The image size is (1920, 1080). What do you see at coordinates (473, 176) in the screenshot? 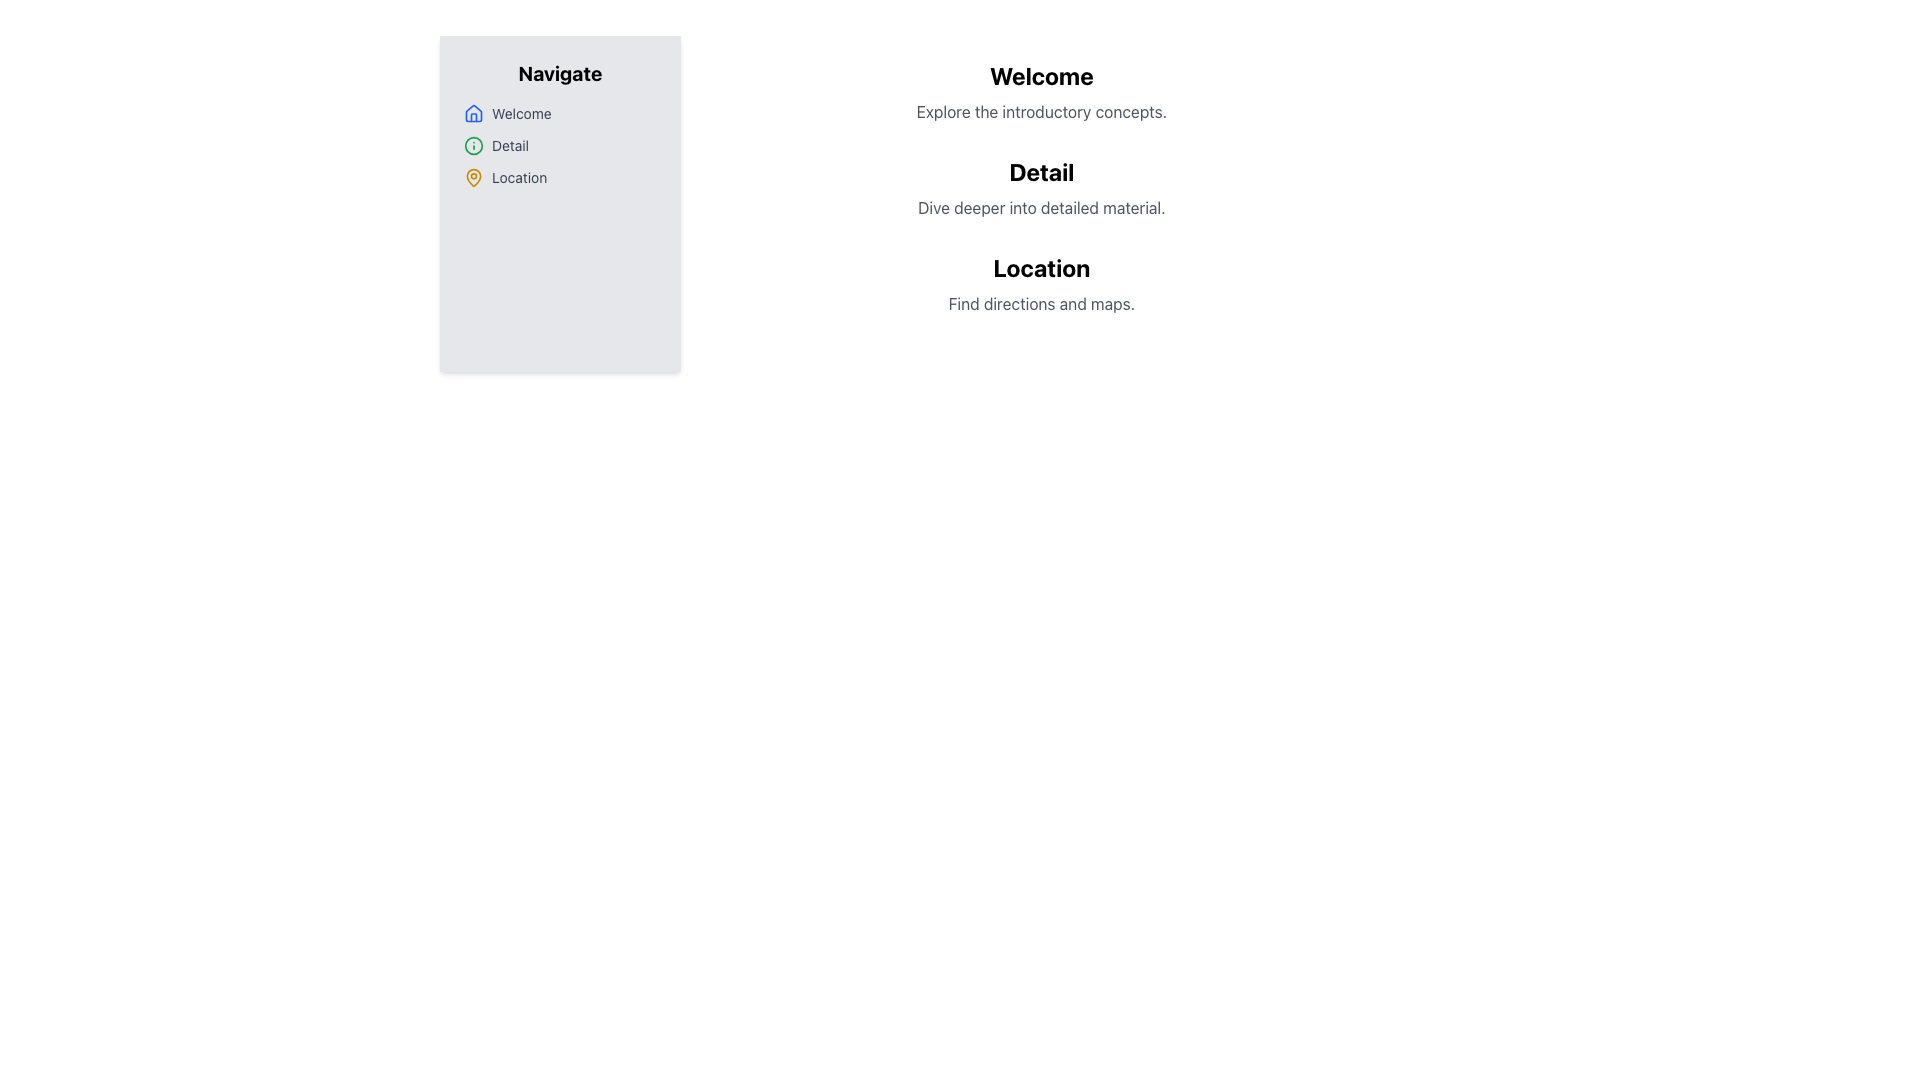
I see `the navigation icon representing location functionality, which is the third icon in the vertical list of icons in the left-side navigation menu` at bounding box center [473, 176].